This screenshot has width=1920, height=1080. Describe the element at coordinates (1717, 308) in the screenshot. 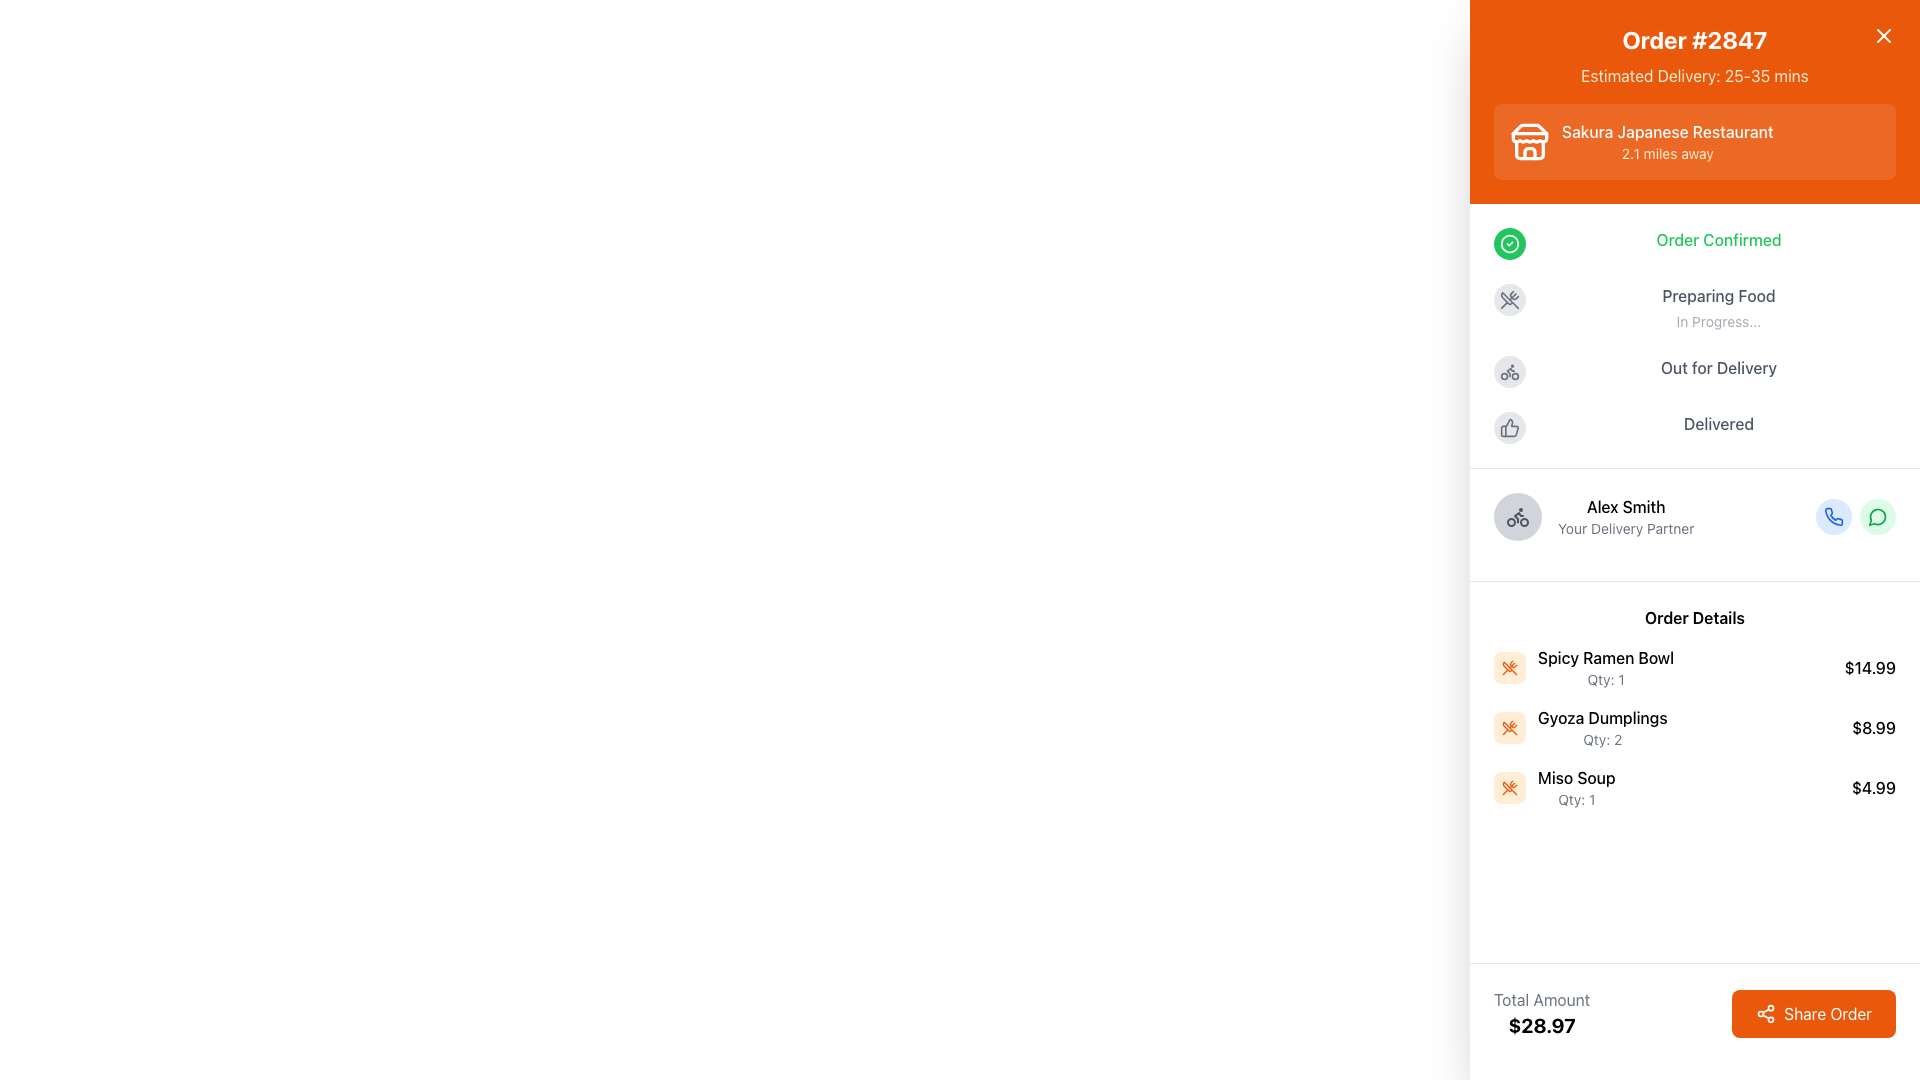

I see `the text element displaying the current status of the order, which indicates that the food preparation process is ongoing, located in the middle of the vertical progress tracker on the right-hand side of the interface` at that location.